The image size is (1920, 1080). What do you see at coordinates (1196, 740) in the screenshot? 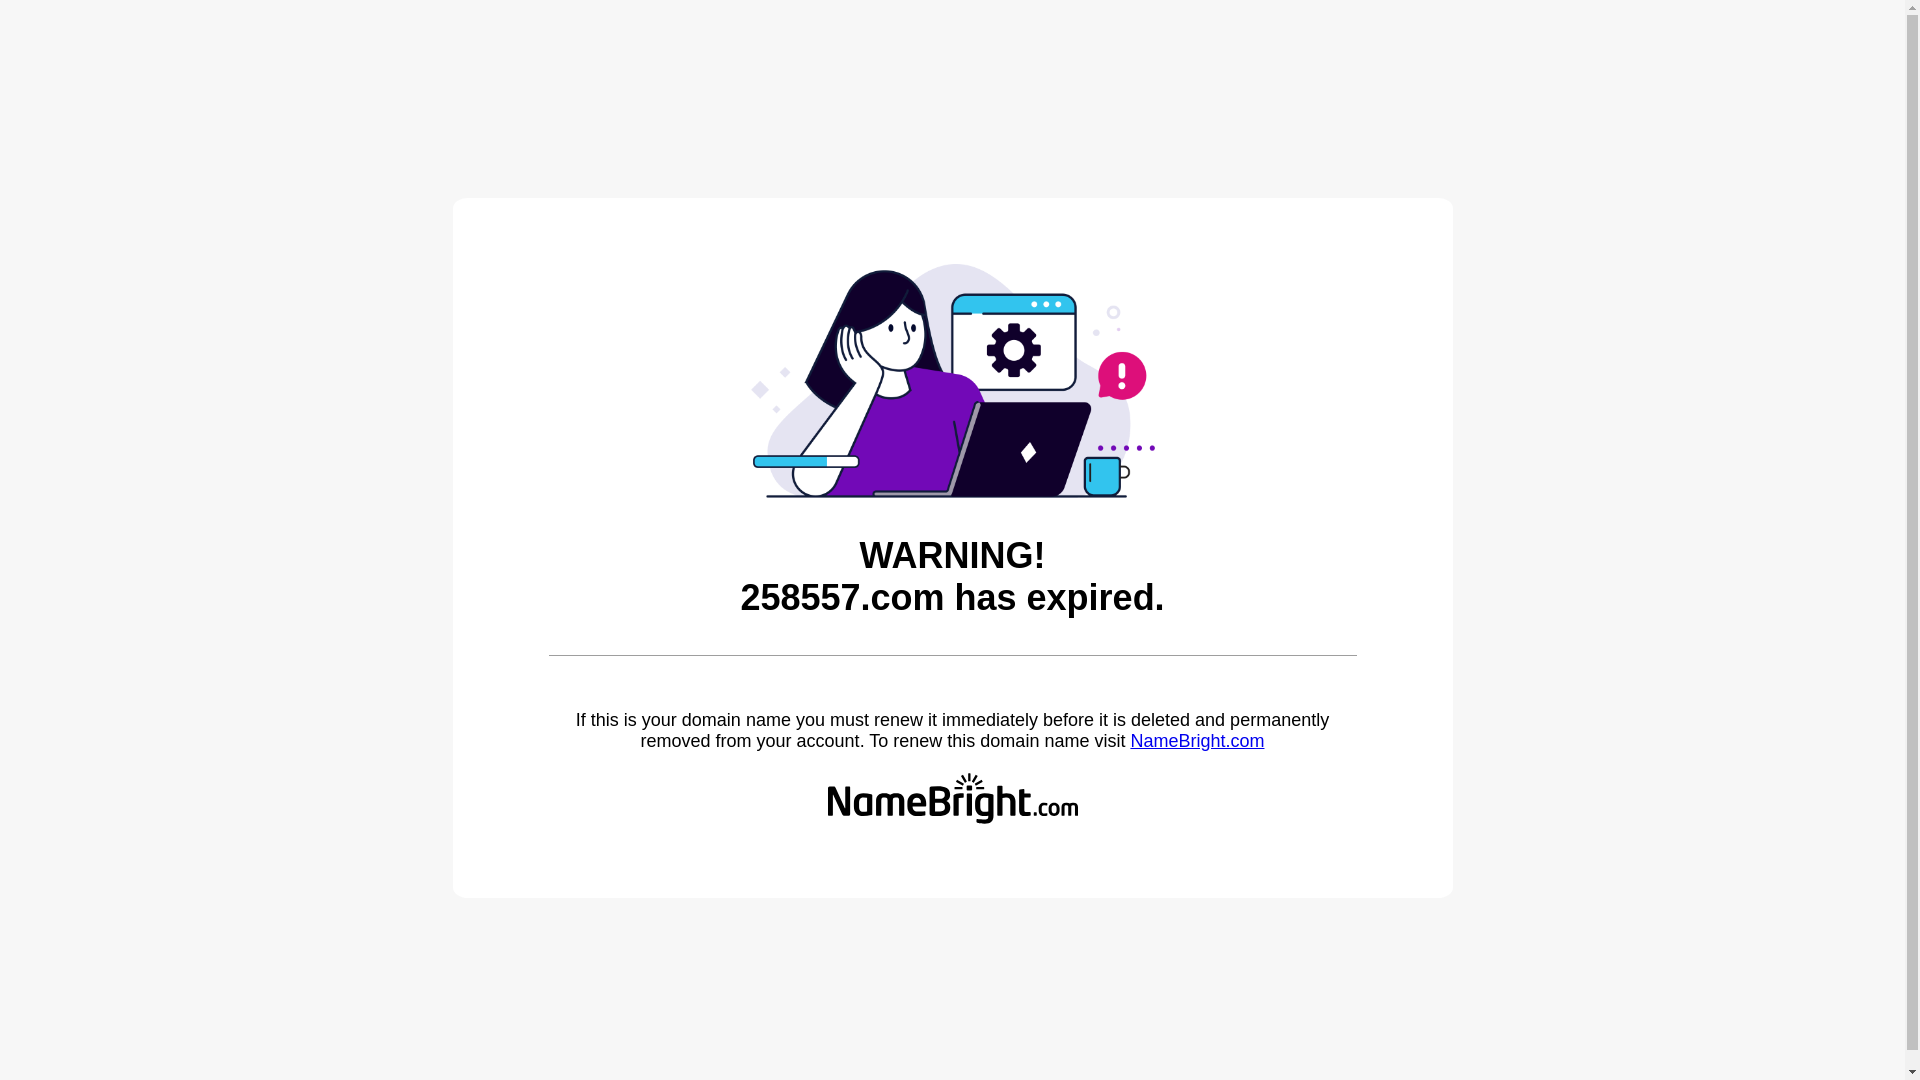
I see `'NameBright.com'` at bounding box center [1196, 740].